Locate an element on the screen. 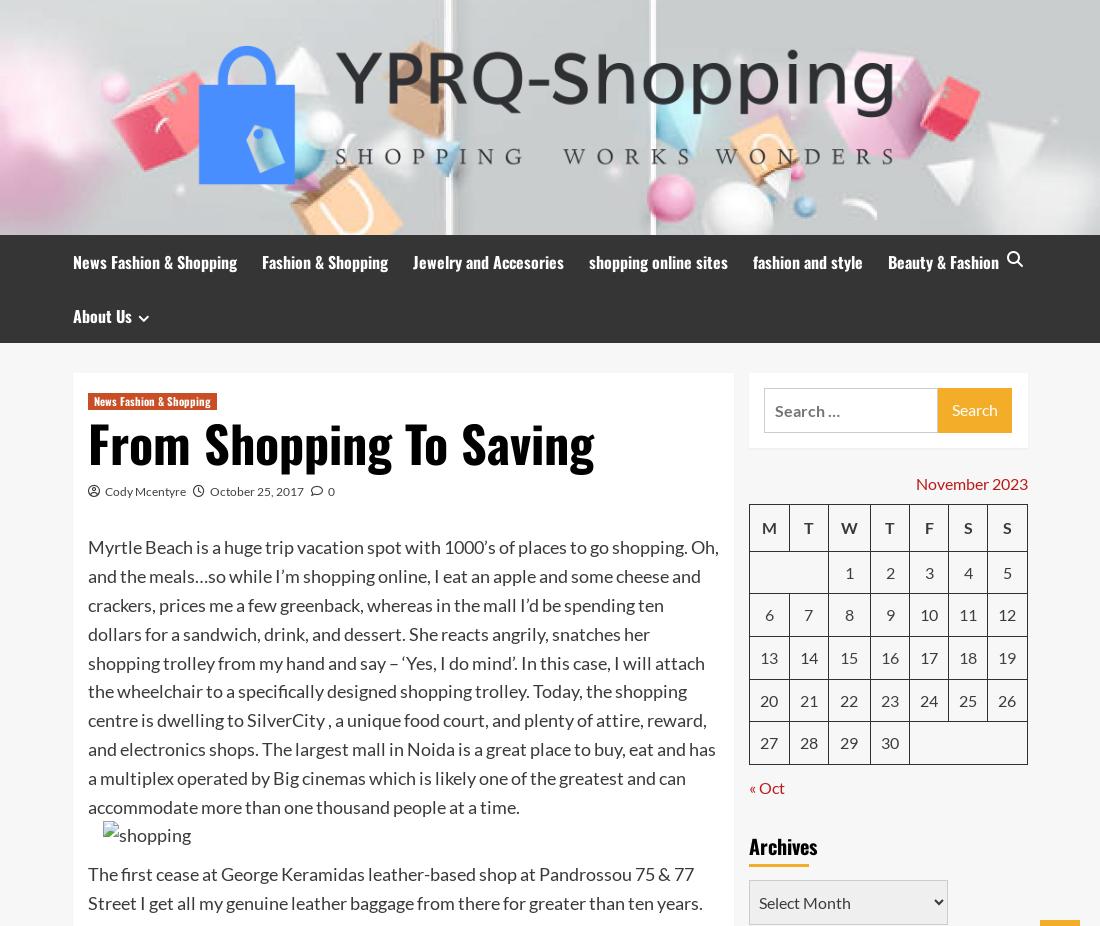  'News Fashion & Shopping' is located at coordinates (150, 400).